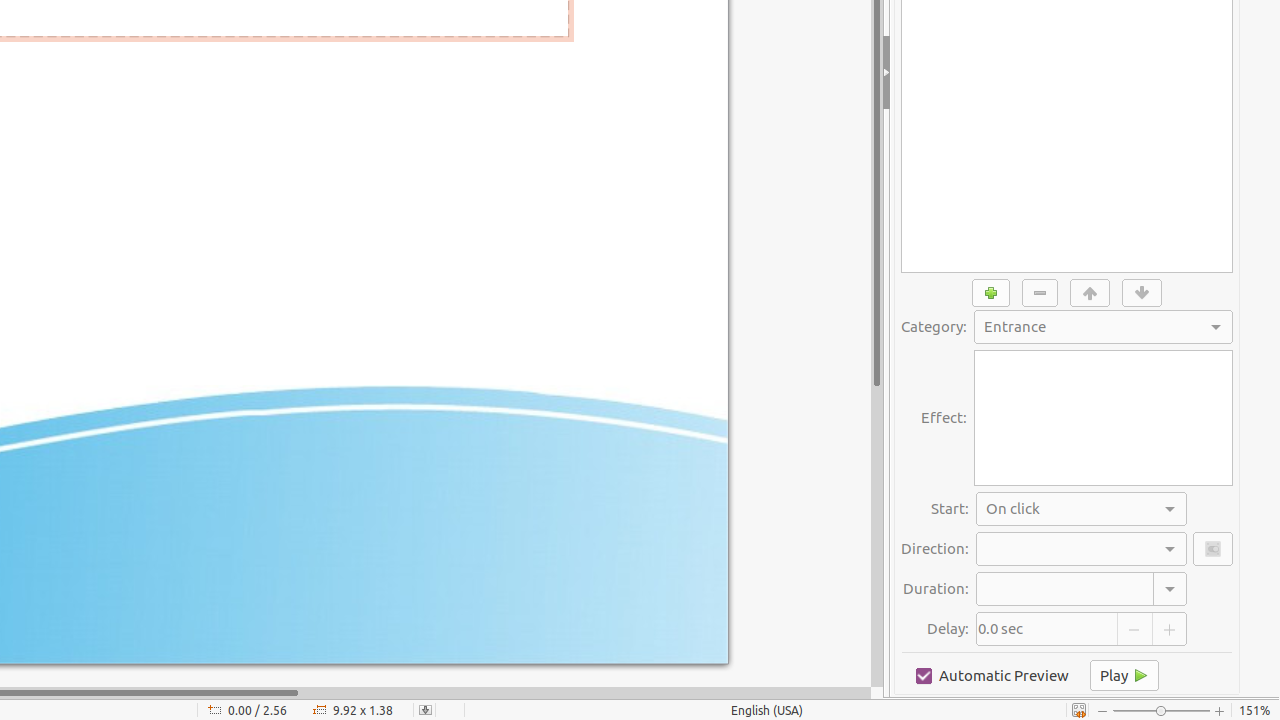 The image size is (1280, 720). Describe the element at coordinates (1124, 675) in the screenshot. I see `'Play'` at that location.